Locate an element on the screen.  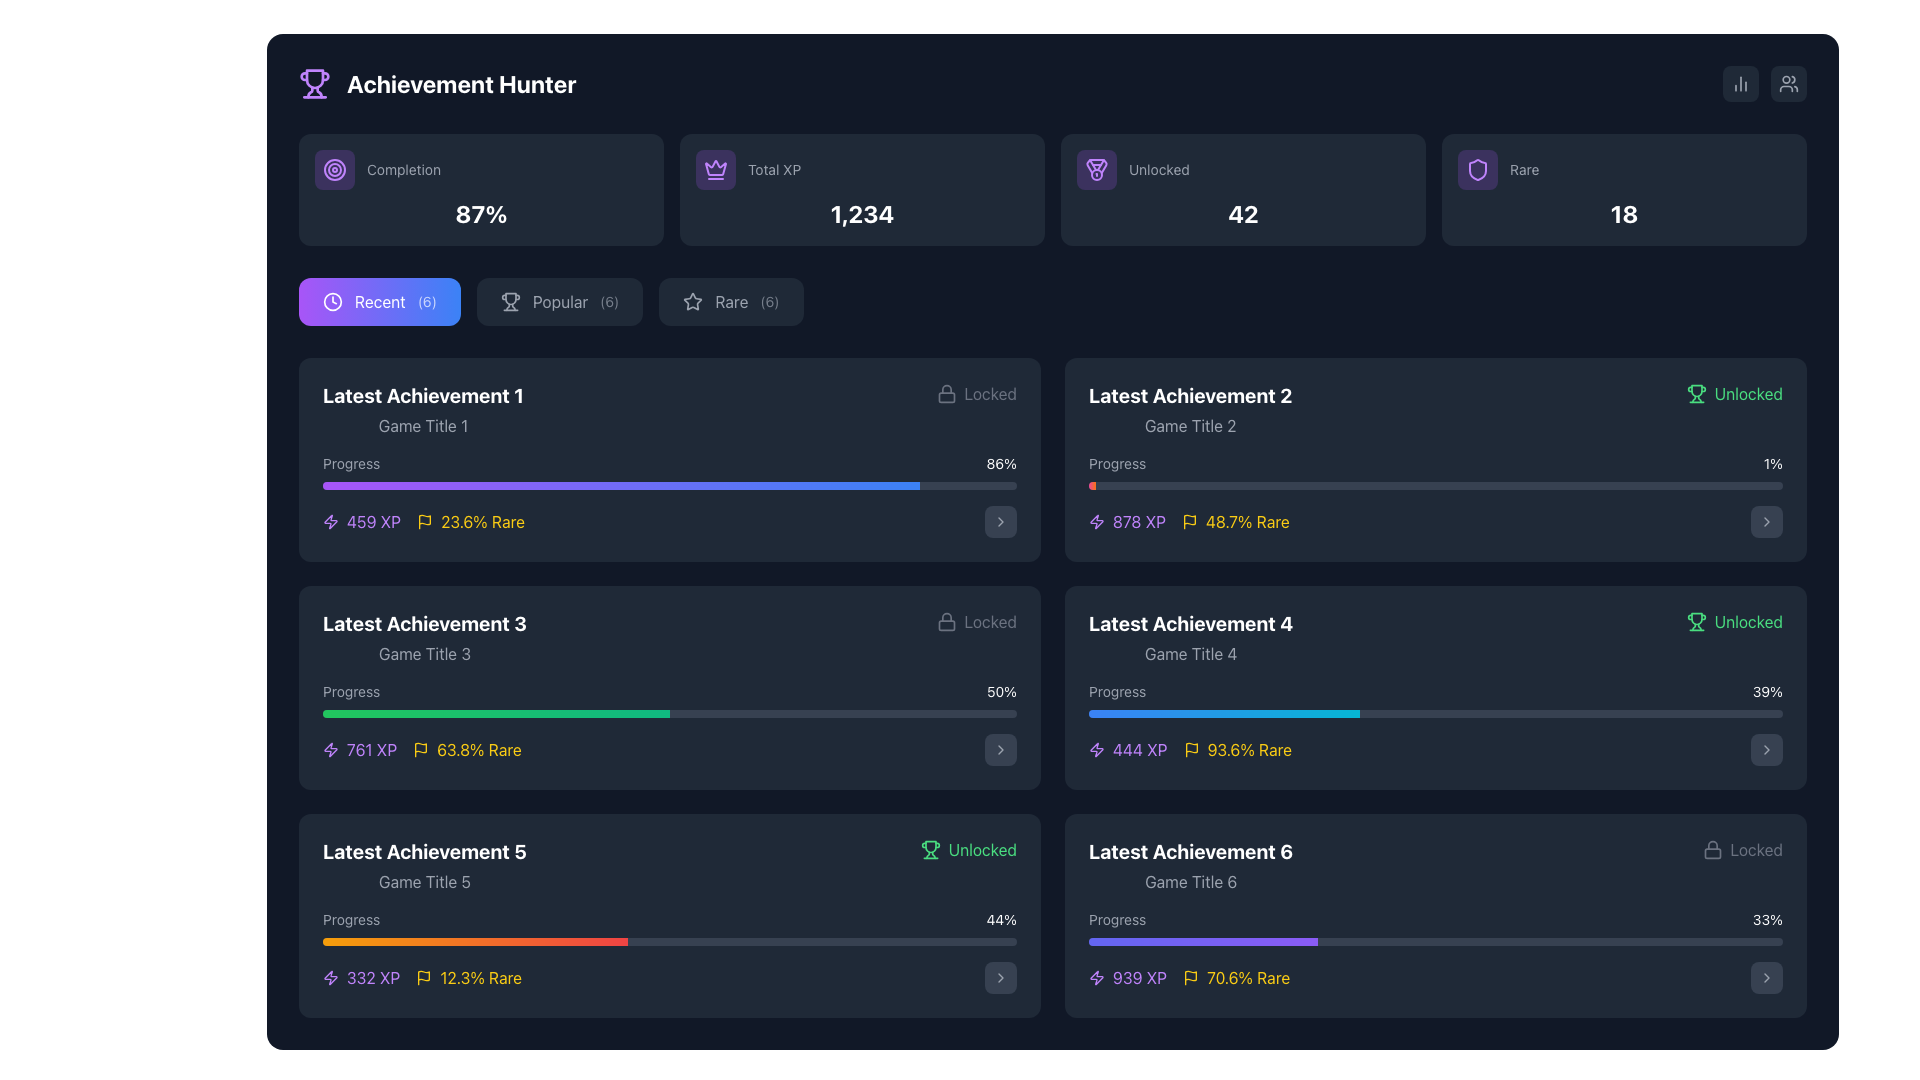
the informational display panel that shows details for 'Latest Achievement 2', which includes its name, associated game, and status, located in the second row of the achievements list is located at coordinates (1434, 408).